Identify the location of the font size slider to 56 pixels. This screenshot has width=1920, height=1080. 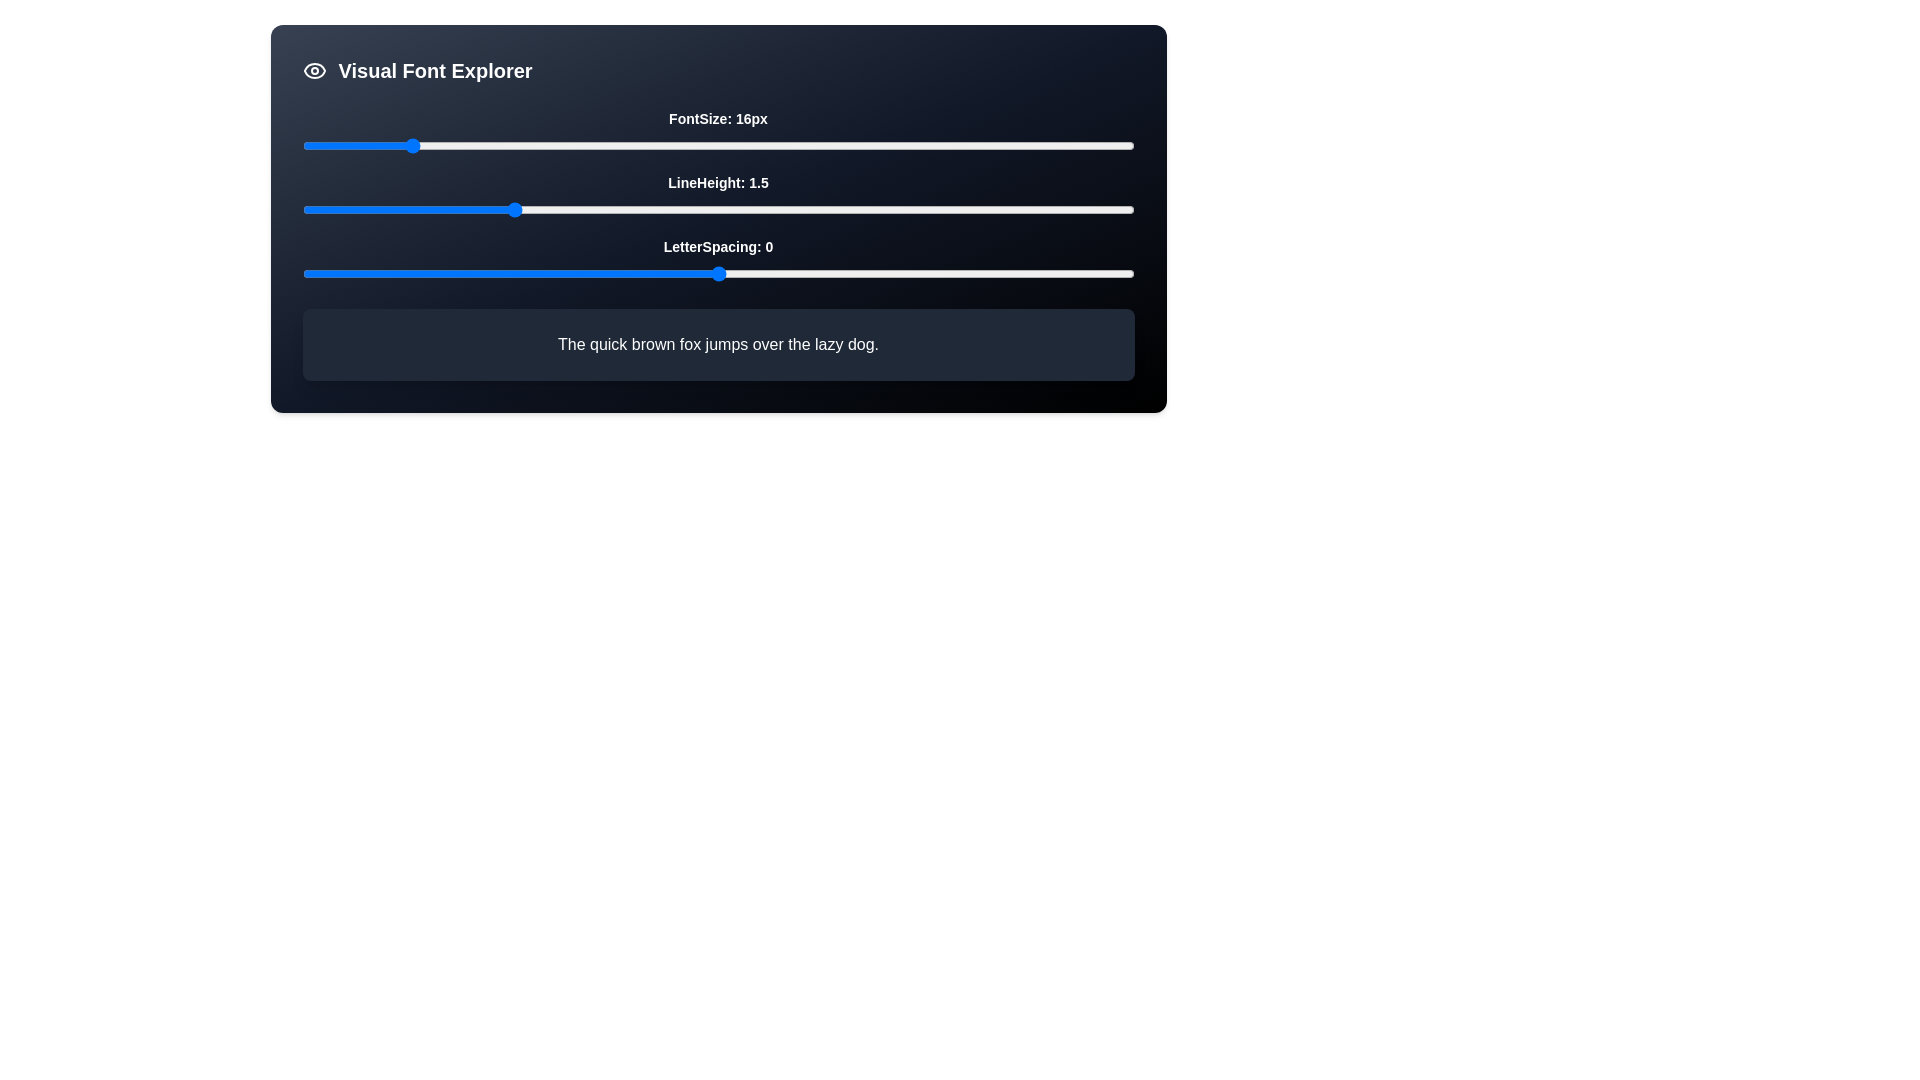
(925, 145).